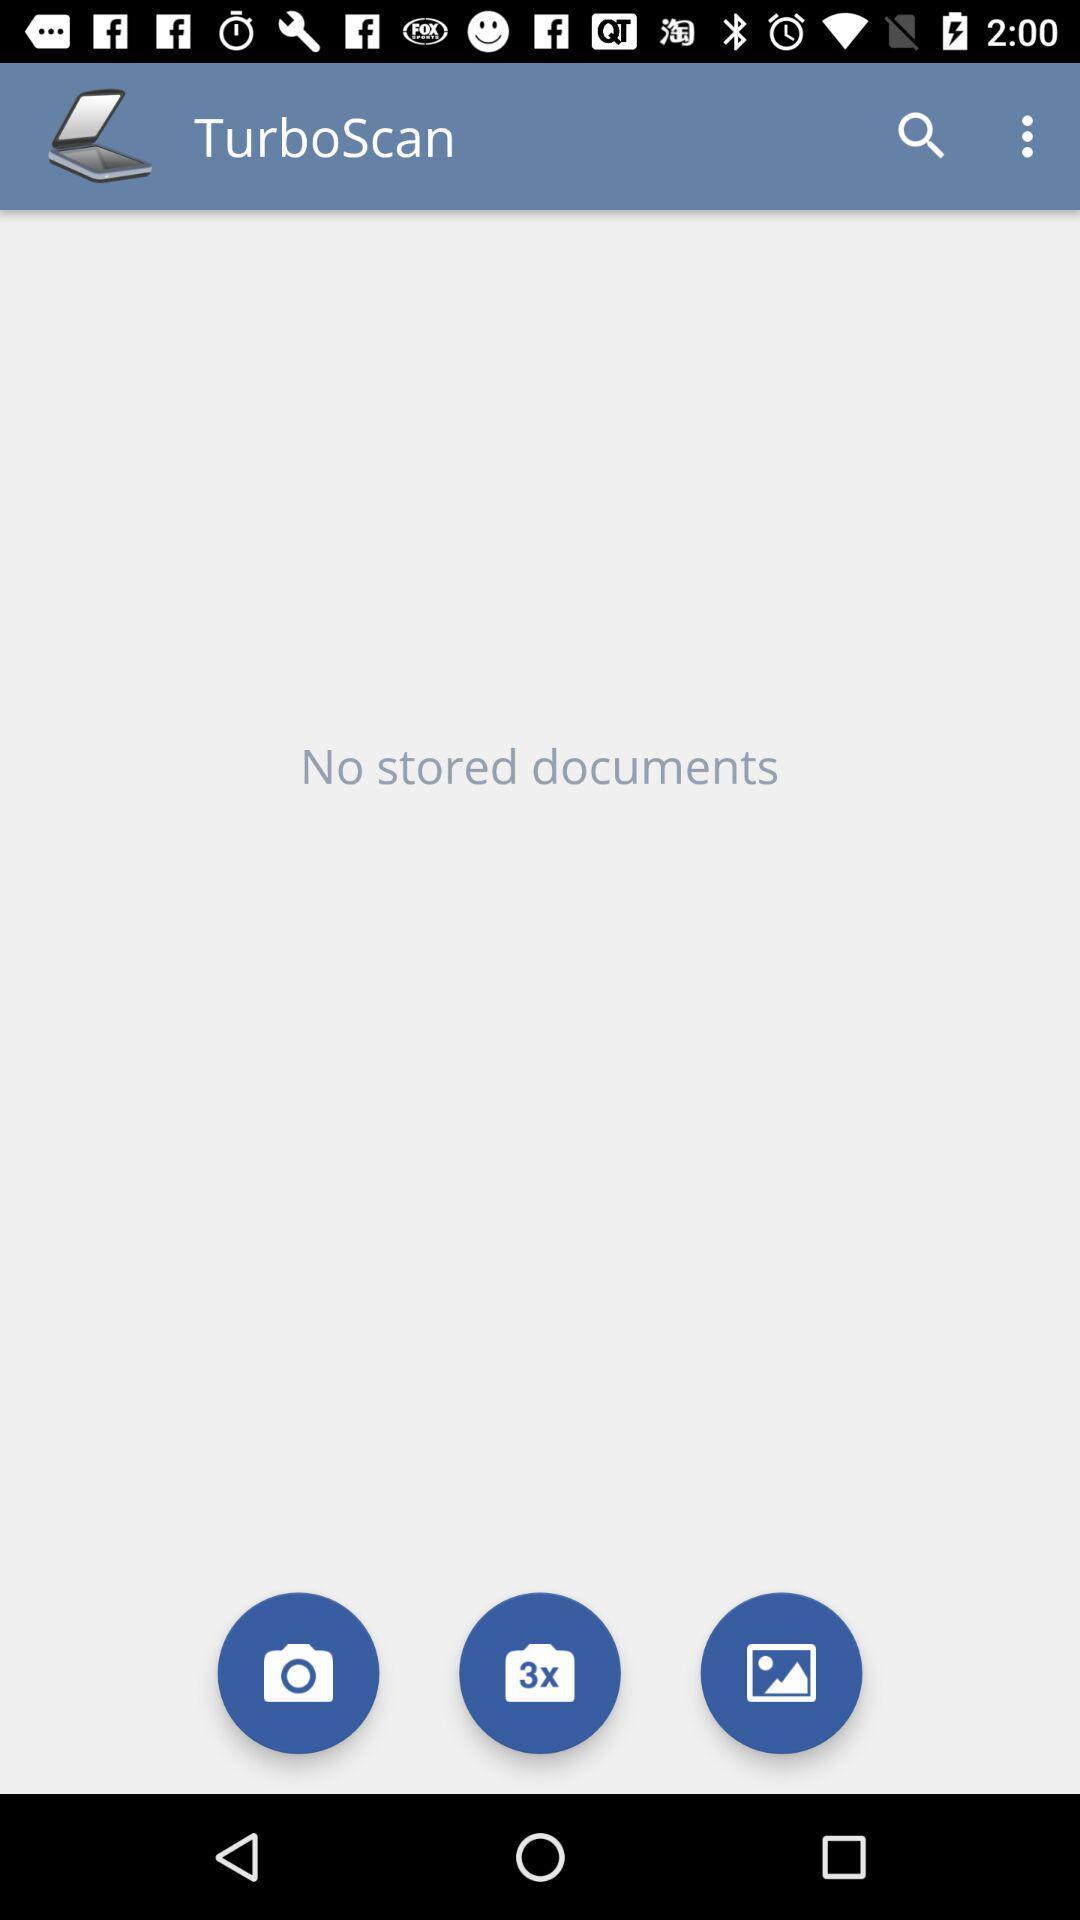 This screenshot has width=1080, height=1920. What do you see at coordinates (298, 1673) in the screenshot?
I see `the icon at the bottom left corner` at bounding box center [298, 1673].